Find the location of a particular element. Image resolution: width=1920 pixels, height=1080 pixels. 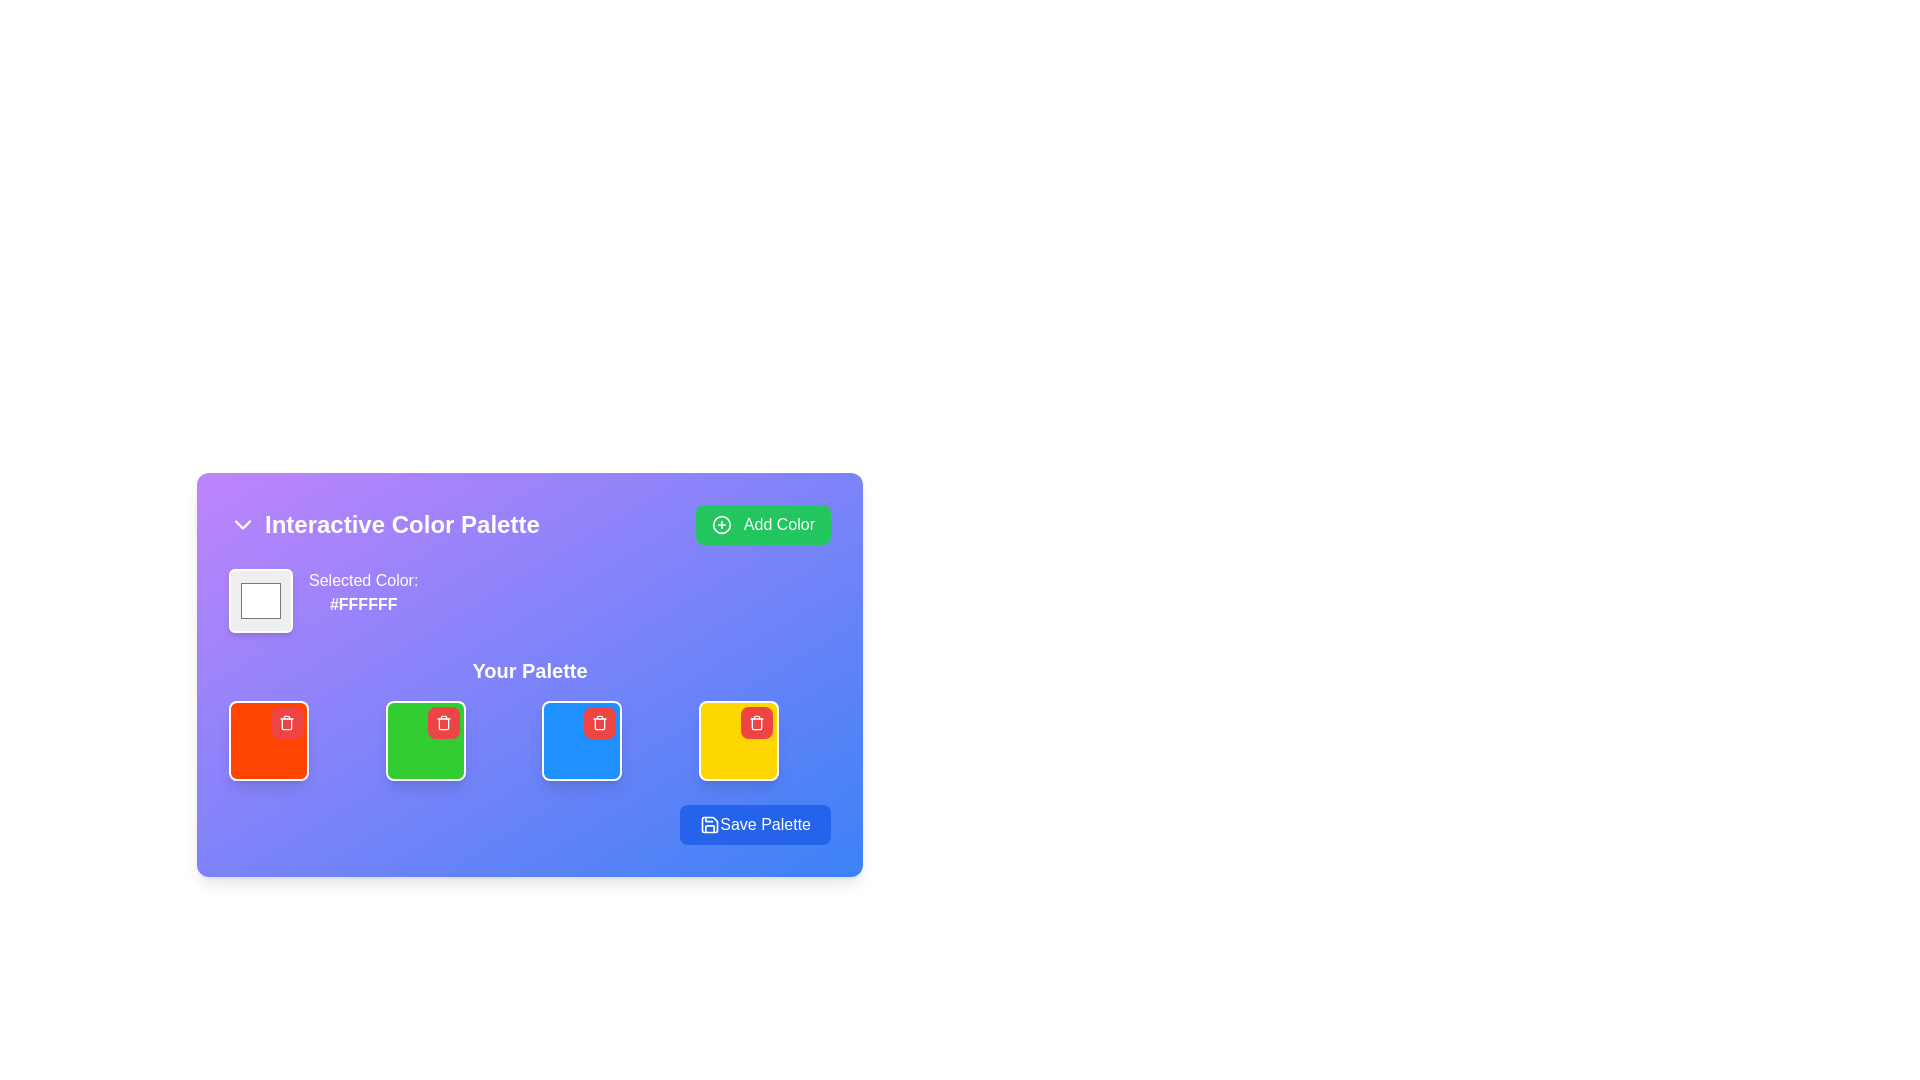

the outer boundary of the '+' button icon, which is the largest circular component within the group located at the top-right corner of the interface near the 'Add Color' button's label area is located at coordinates (720, 523).